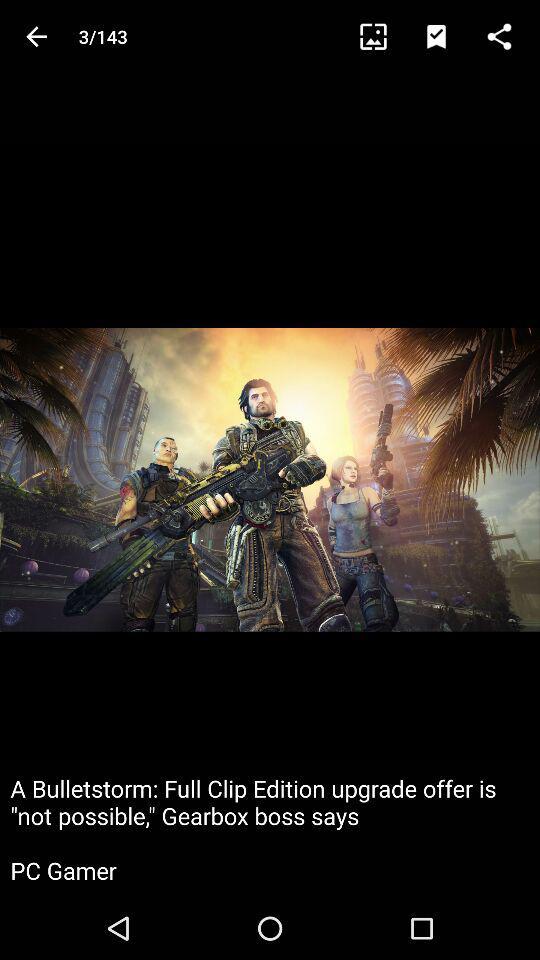 The height and width of the screenshot is (960, 540). What do you see at coordinates (508, 35) in the screenshot?
I see `the icon above the a bulletstorm full item` at bounding box center [508, 35].